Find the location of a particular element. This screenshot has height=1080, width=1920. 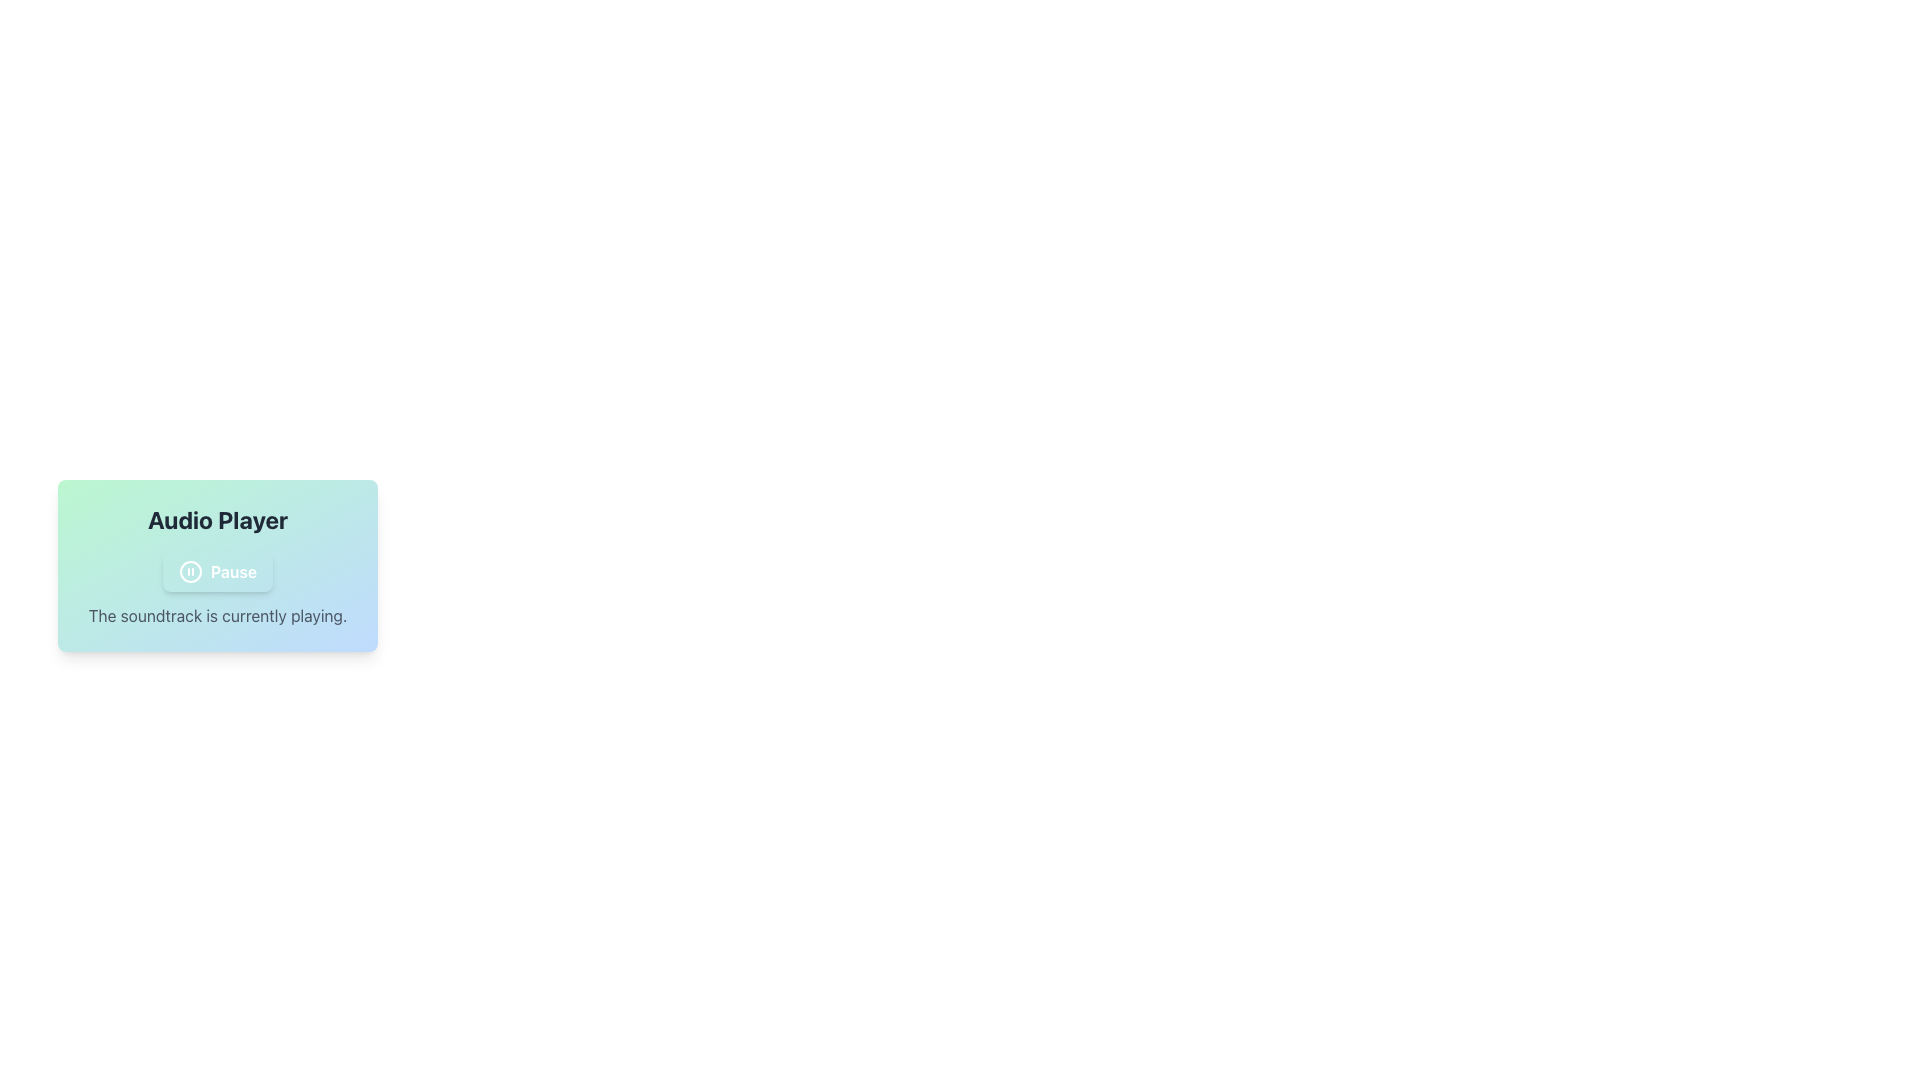

the text label that serves as the main heading for the audio player interface, located at the top-center of the gradient background card is located at coordinates (217, 519).